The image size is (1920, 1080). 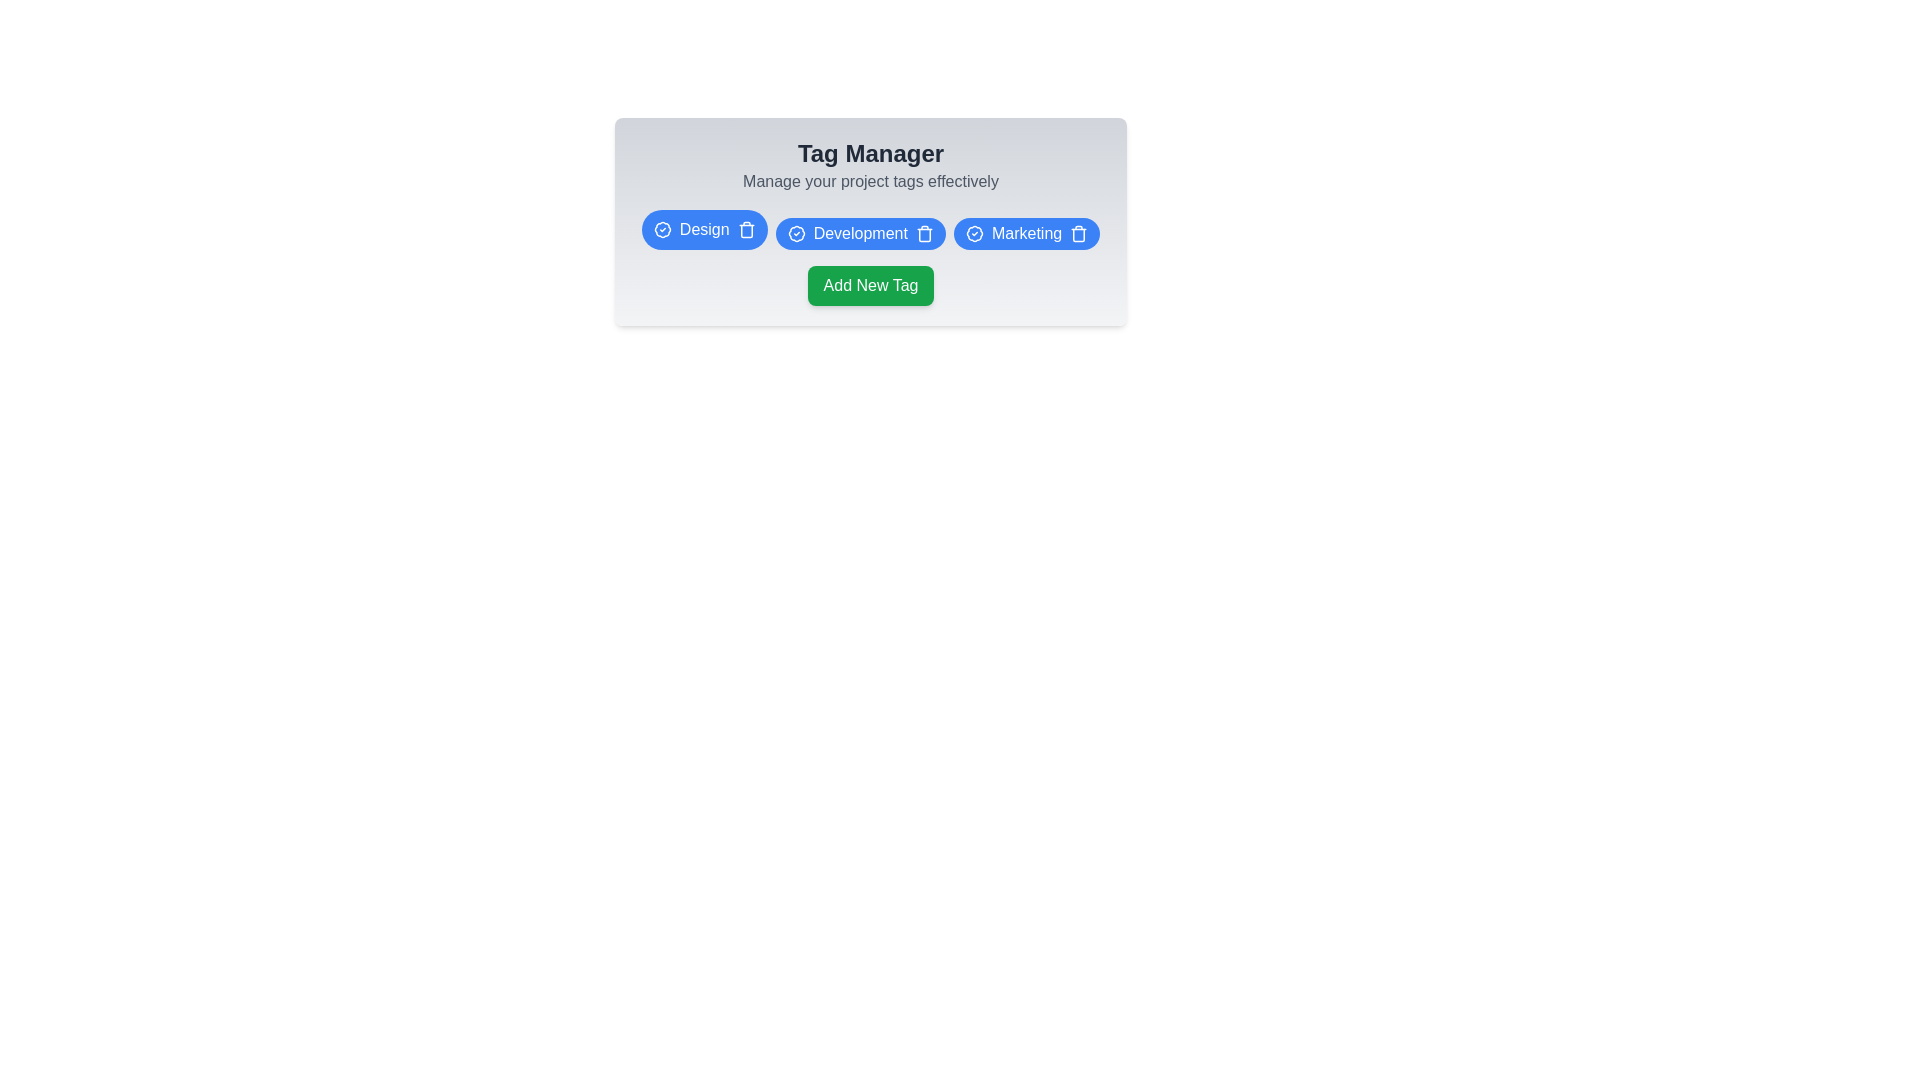 What do you see at coordinates (1078, 233) in the screenshot?
I see `the trash icon next to the tag labeled Marketing` at bounding box center [1078, 233].